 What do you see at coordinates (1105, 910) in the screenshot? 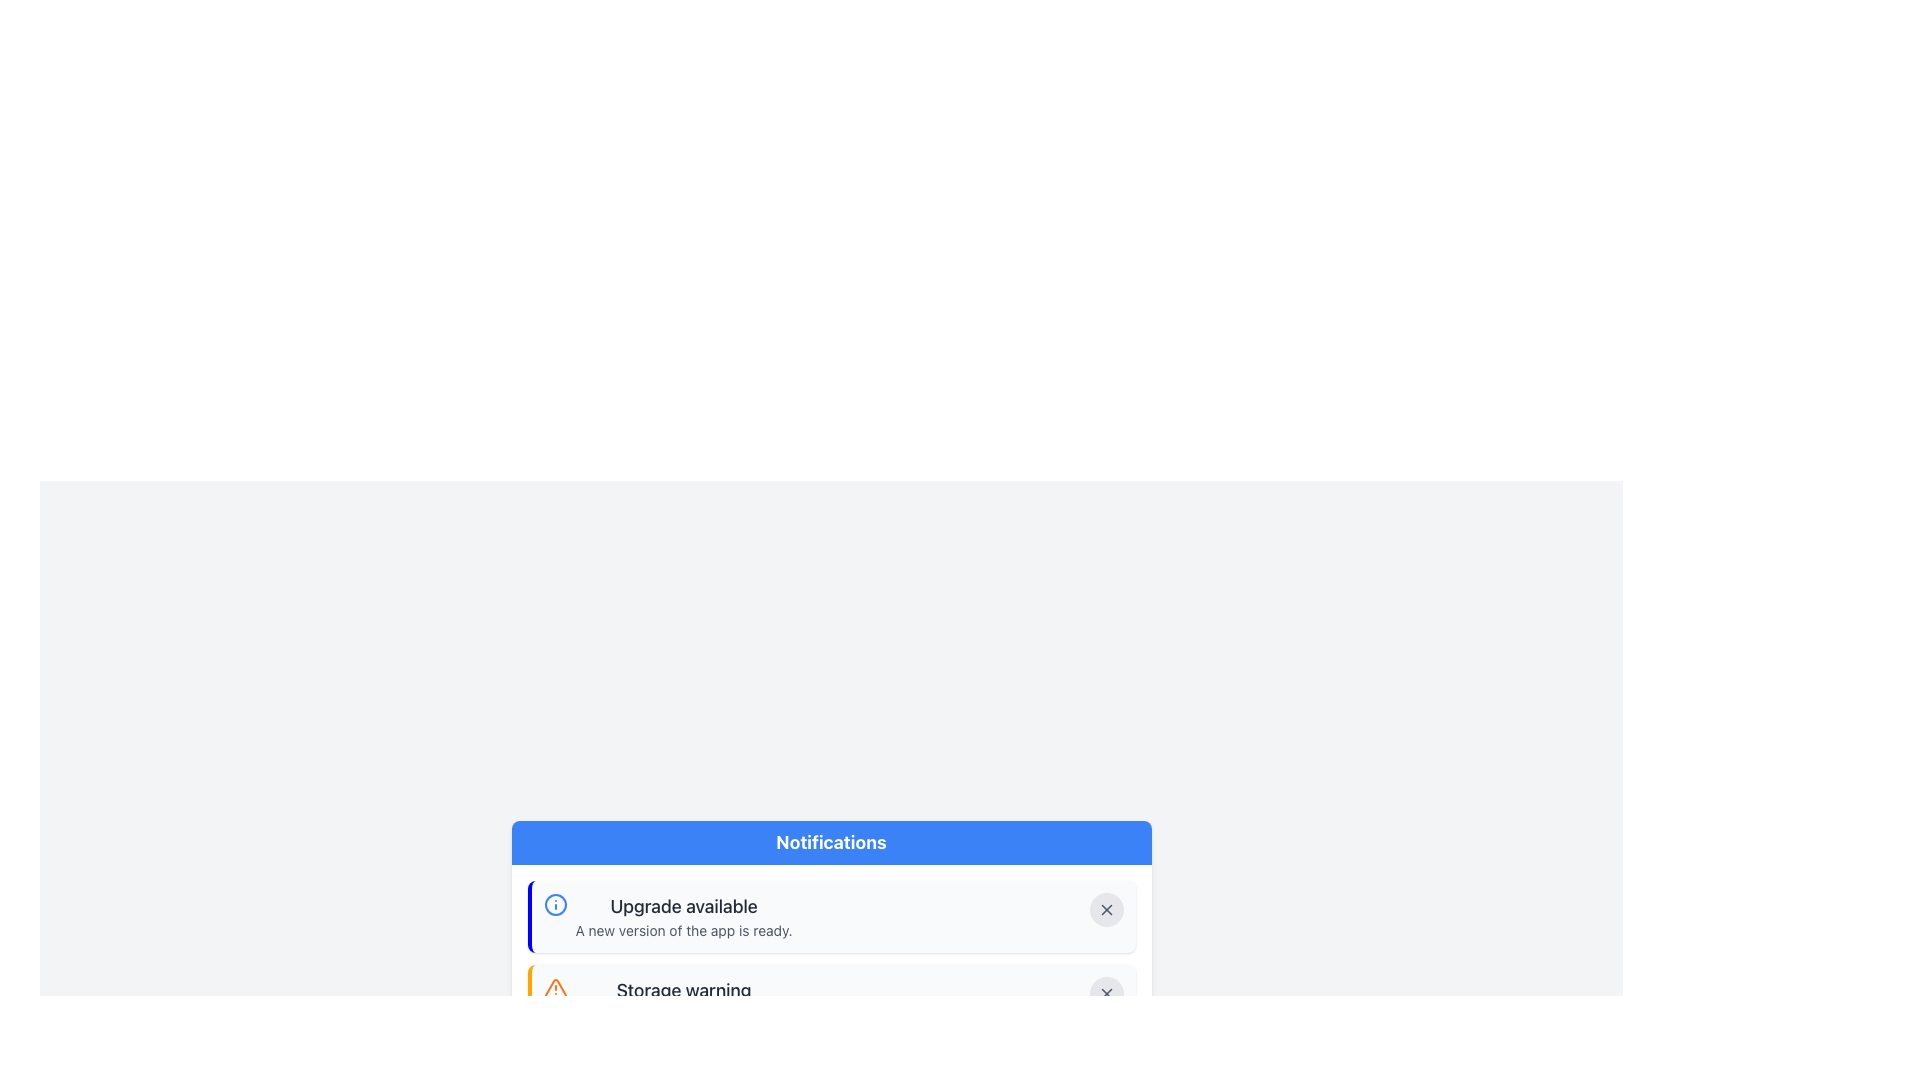
I see `the dismiss button located at the top-right corner of the notification card displaying 'Upgrade available' and 'A new version of the app is ready'` at bounding box center [1105, 910].